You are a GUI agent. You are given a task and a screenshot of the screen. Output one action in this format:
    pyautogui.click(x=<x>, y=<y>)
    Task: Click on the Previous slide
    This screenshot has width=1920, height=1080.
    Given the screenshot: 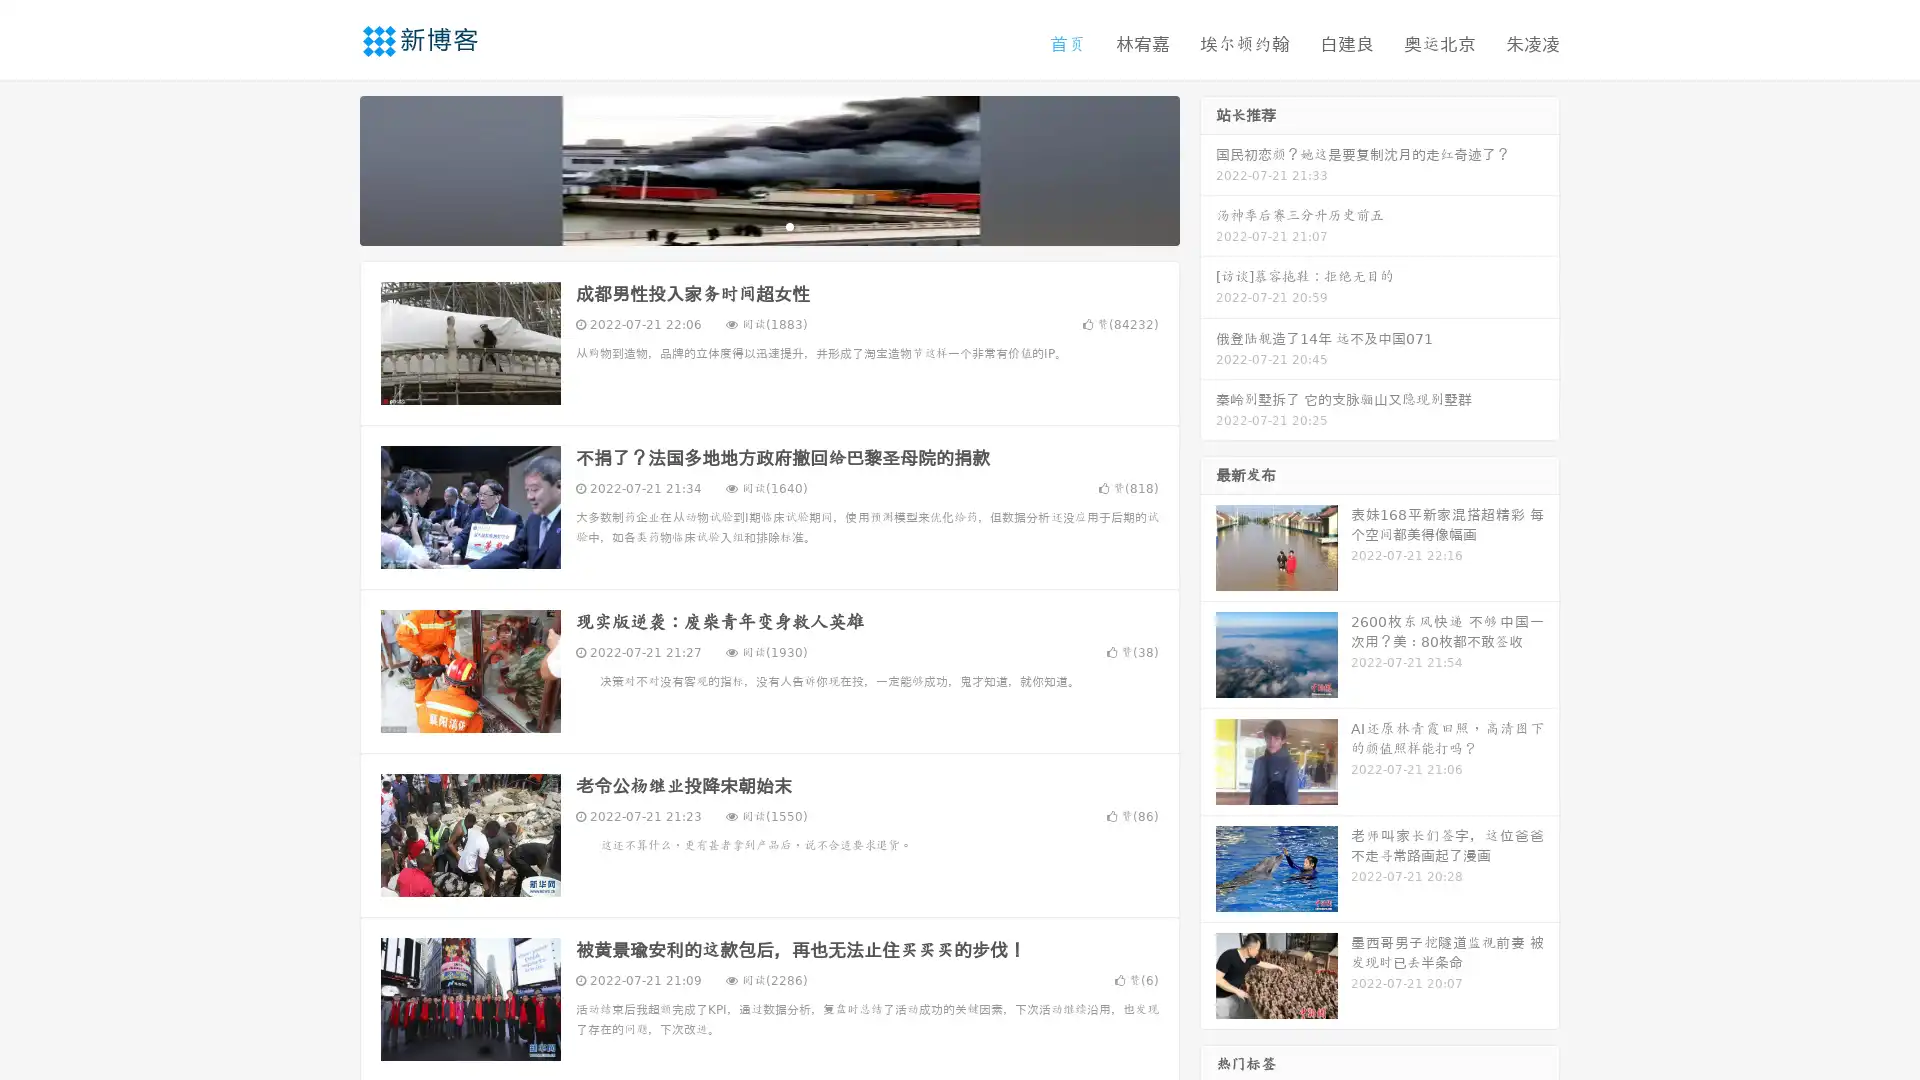 What is the action you would take?
    pyautogui.click(x=330, y=168)
    